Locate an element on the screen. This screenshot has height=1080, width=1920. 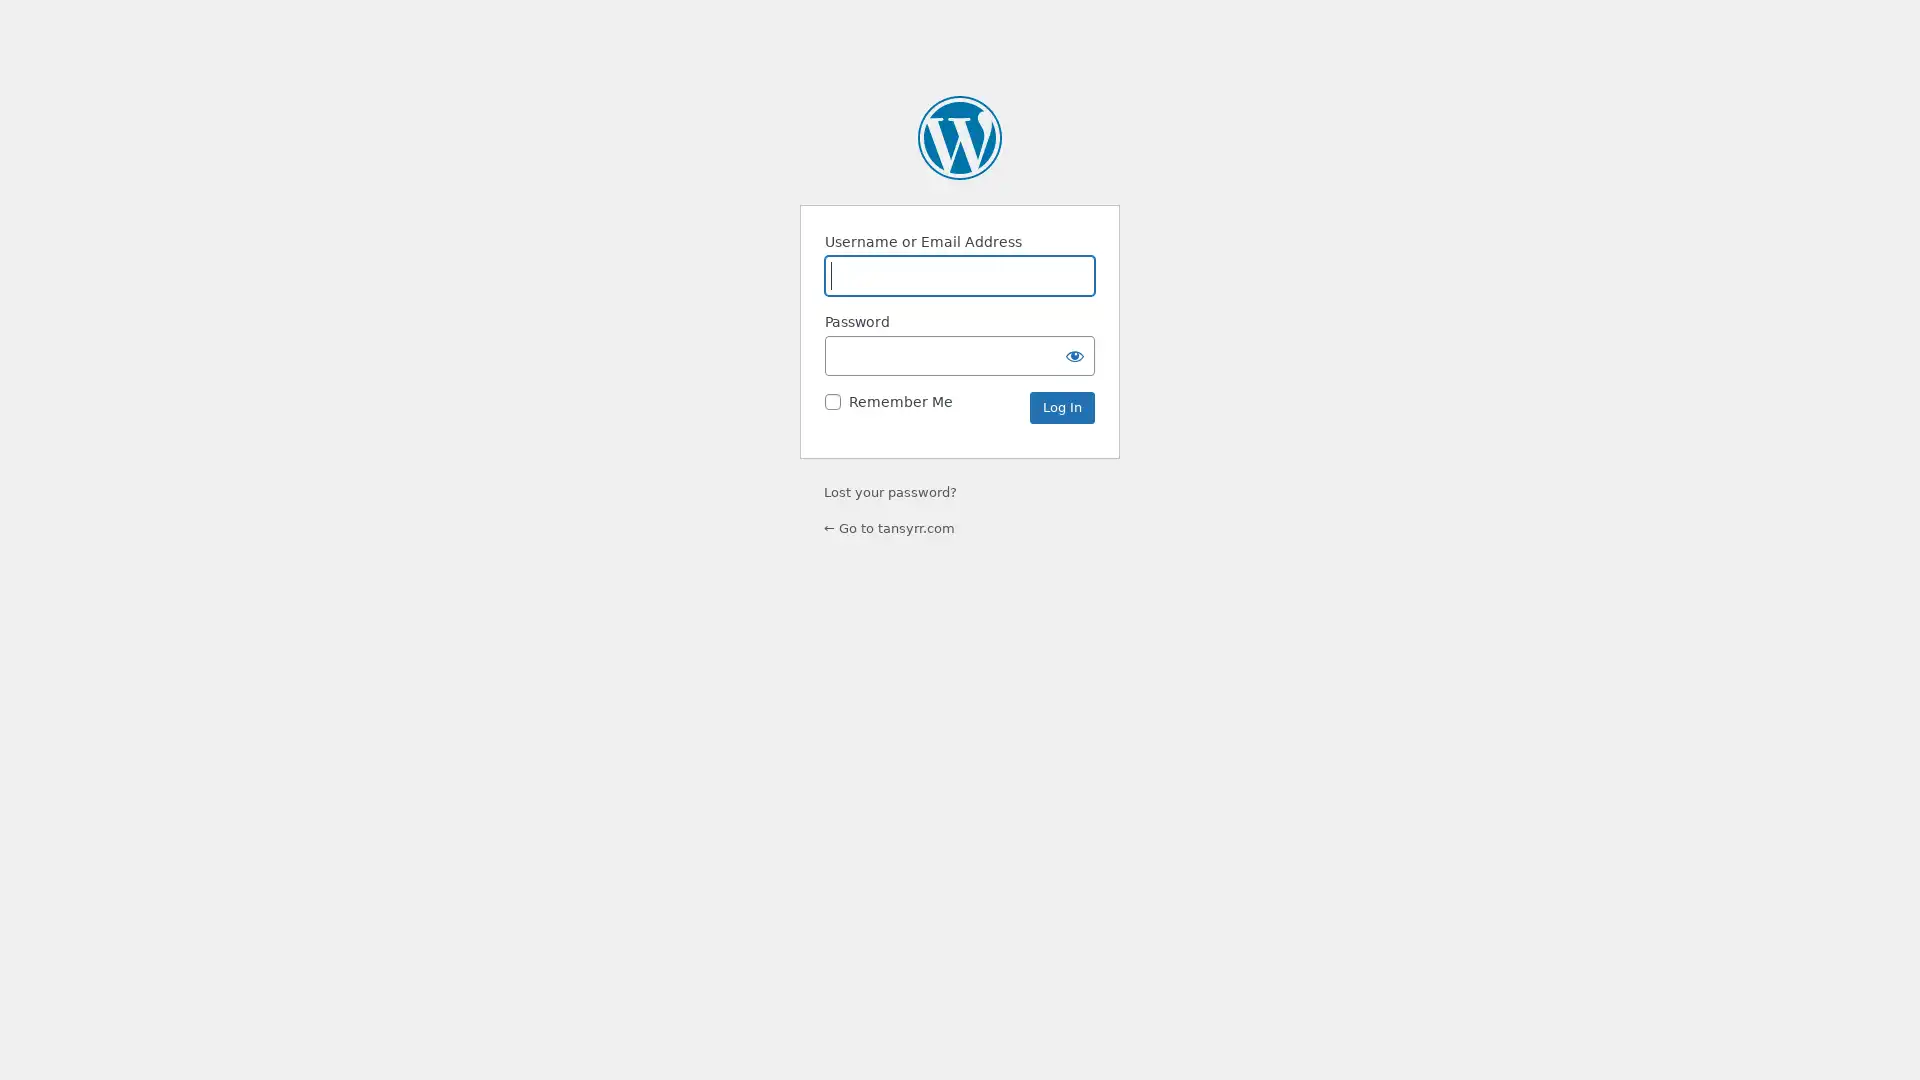
Show password is located at coordinates (1074, 354).